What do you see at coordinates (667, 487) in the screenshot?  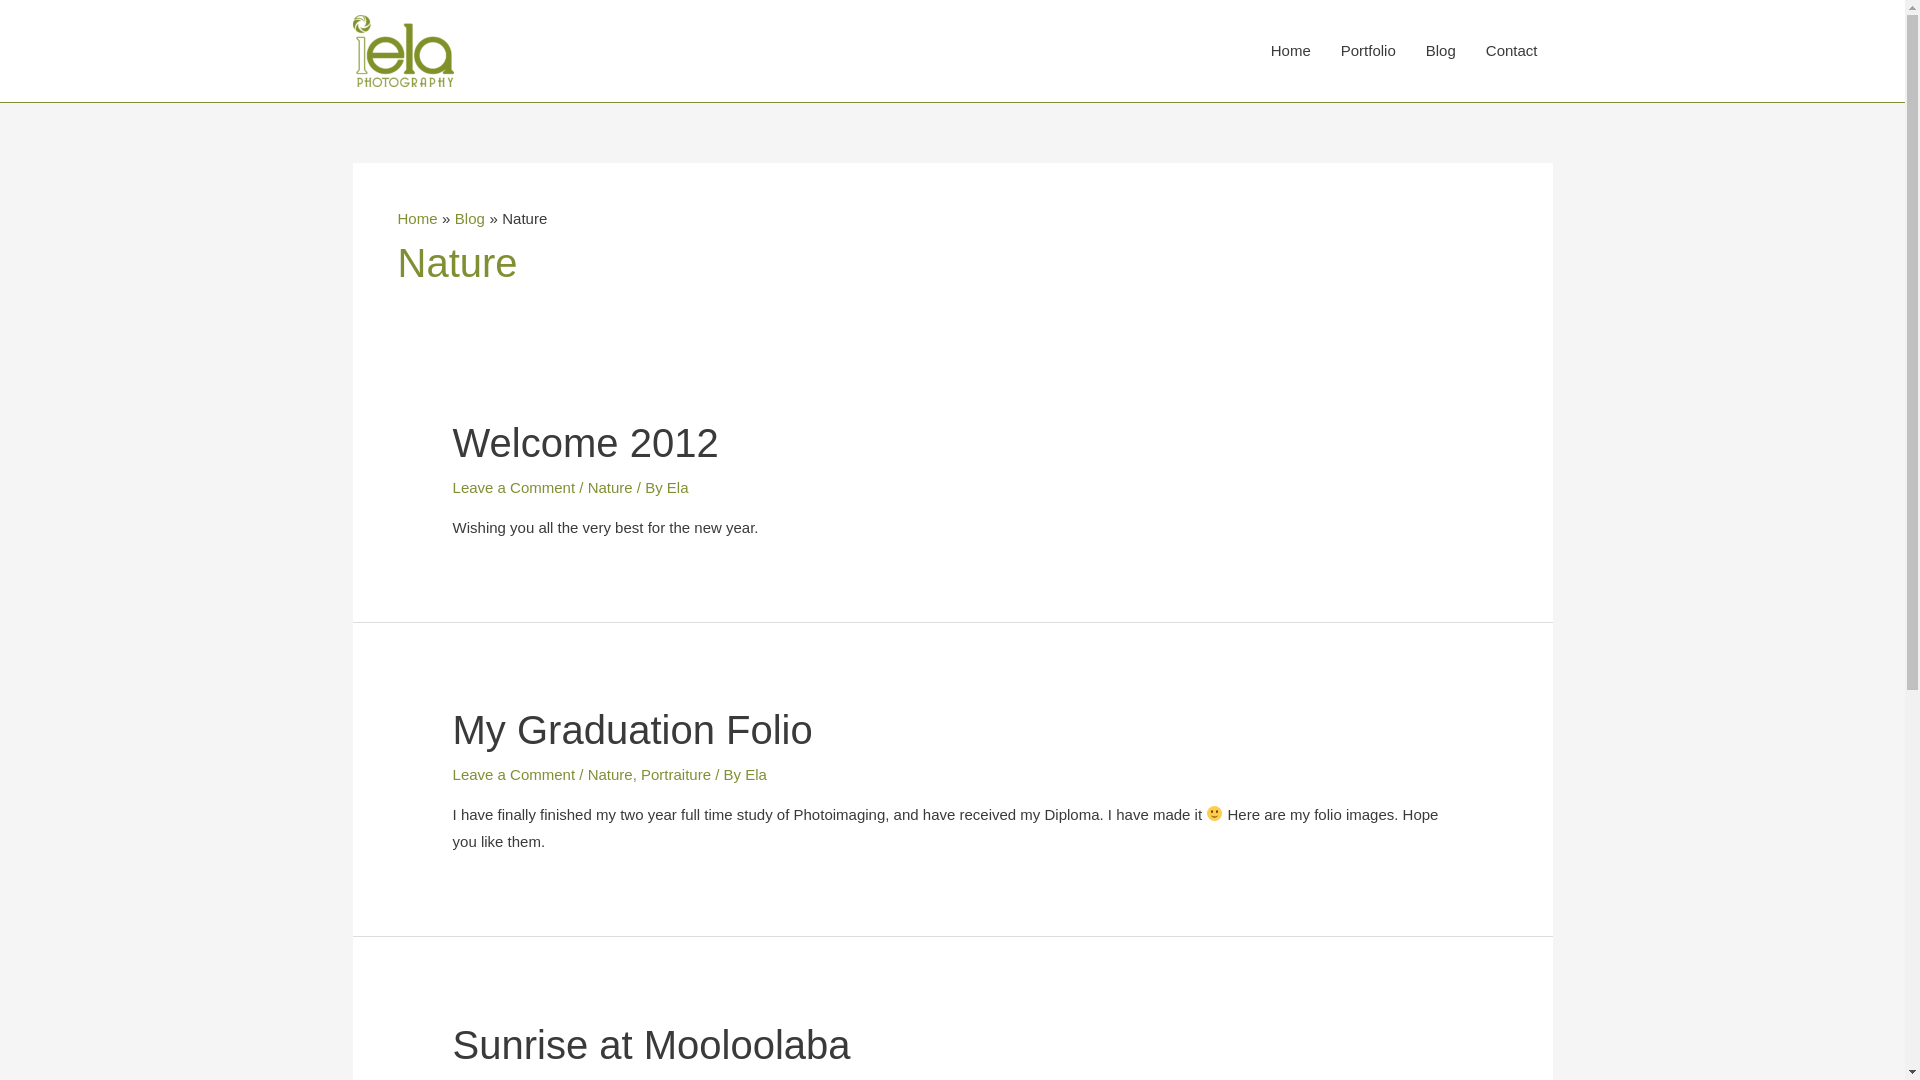 I see `'Ela'` at bounding box center [667, 487].